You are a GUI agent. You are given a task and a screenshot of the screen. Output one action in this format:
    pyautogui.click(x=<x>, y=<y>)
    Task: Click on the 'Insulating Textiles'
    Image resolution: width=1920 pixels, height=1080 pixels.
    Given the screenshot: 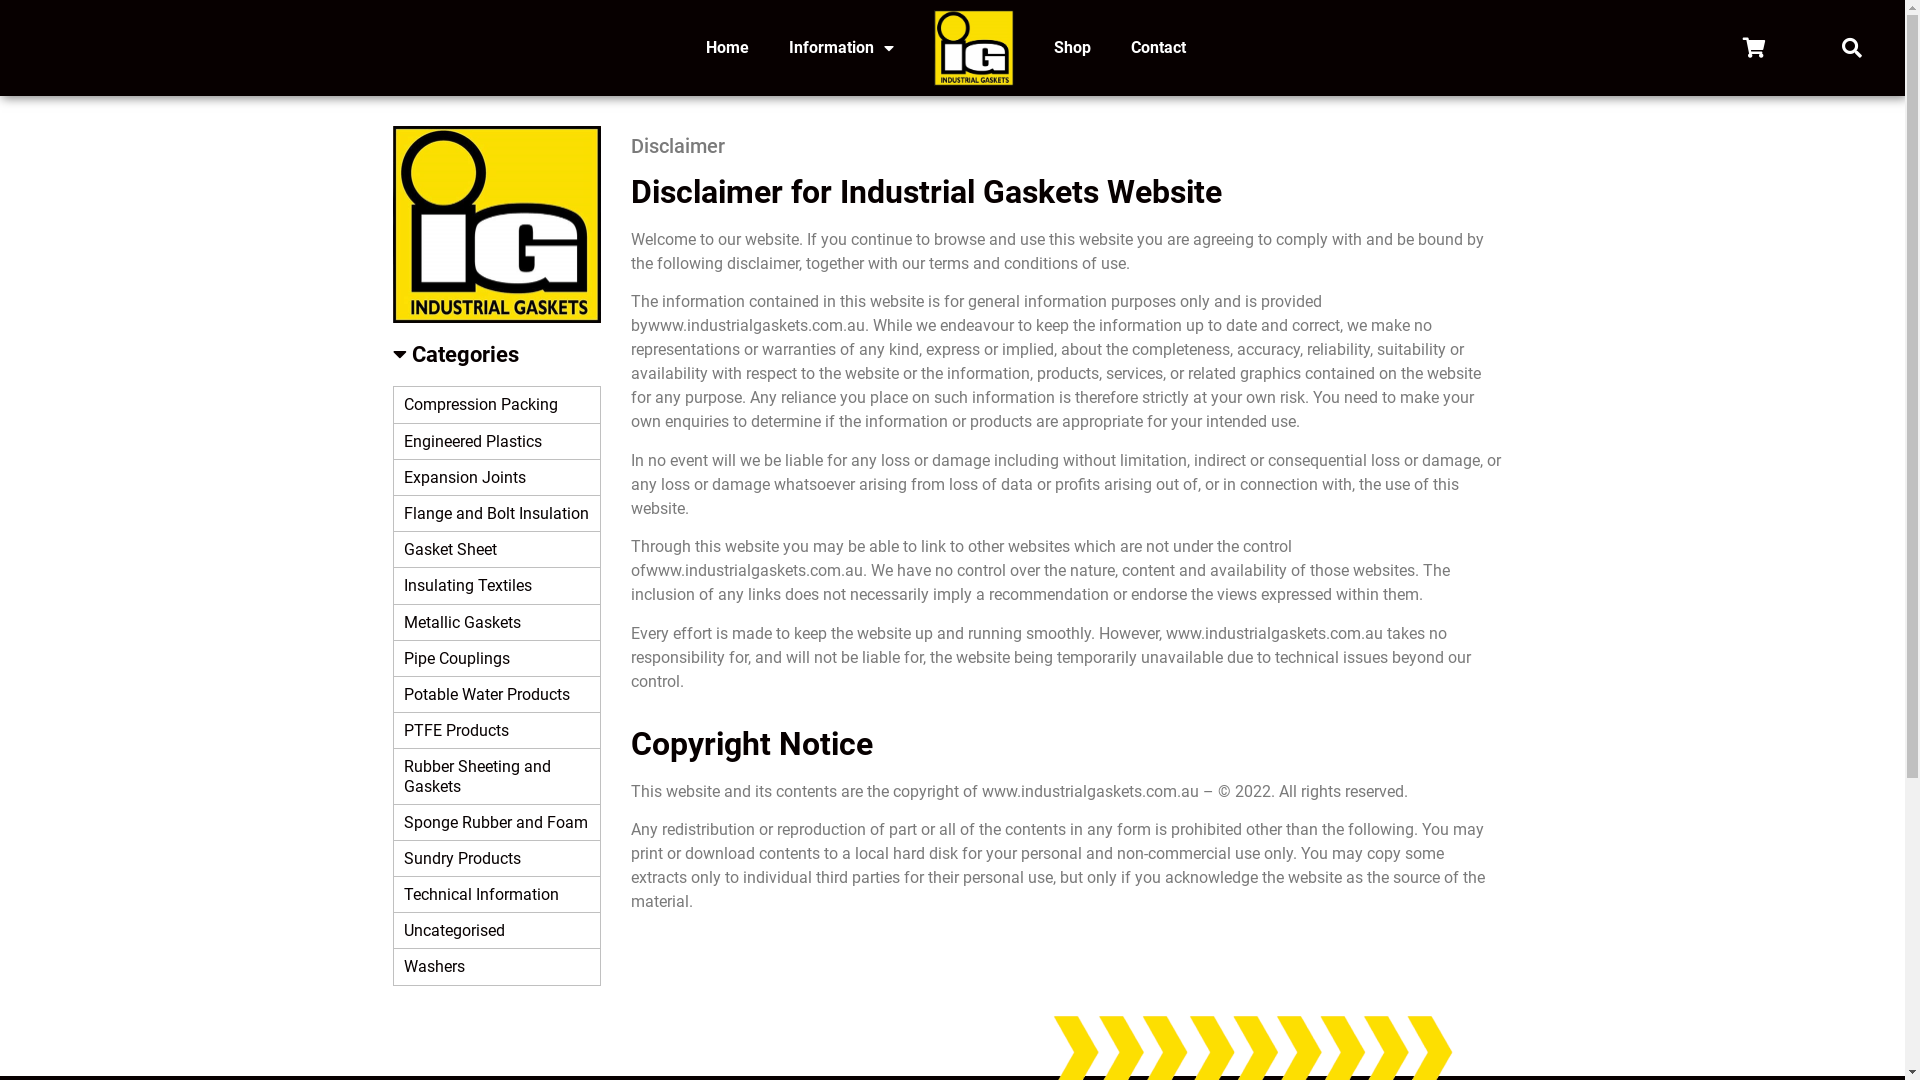 What is the action you would take?
    pyautogui.click(x=497, y=585)
    